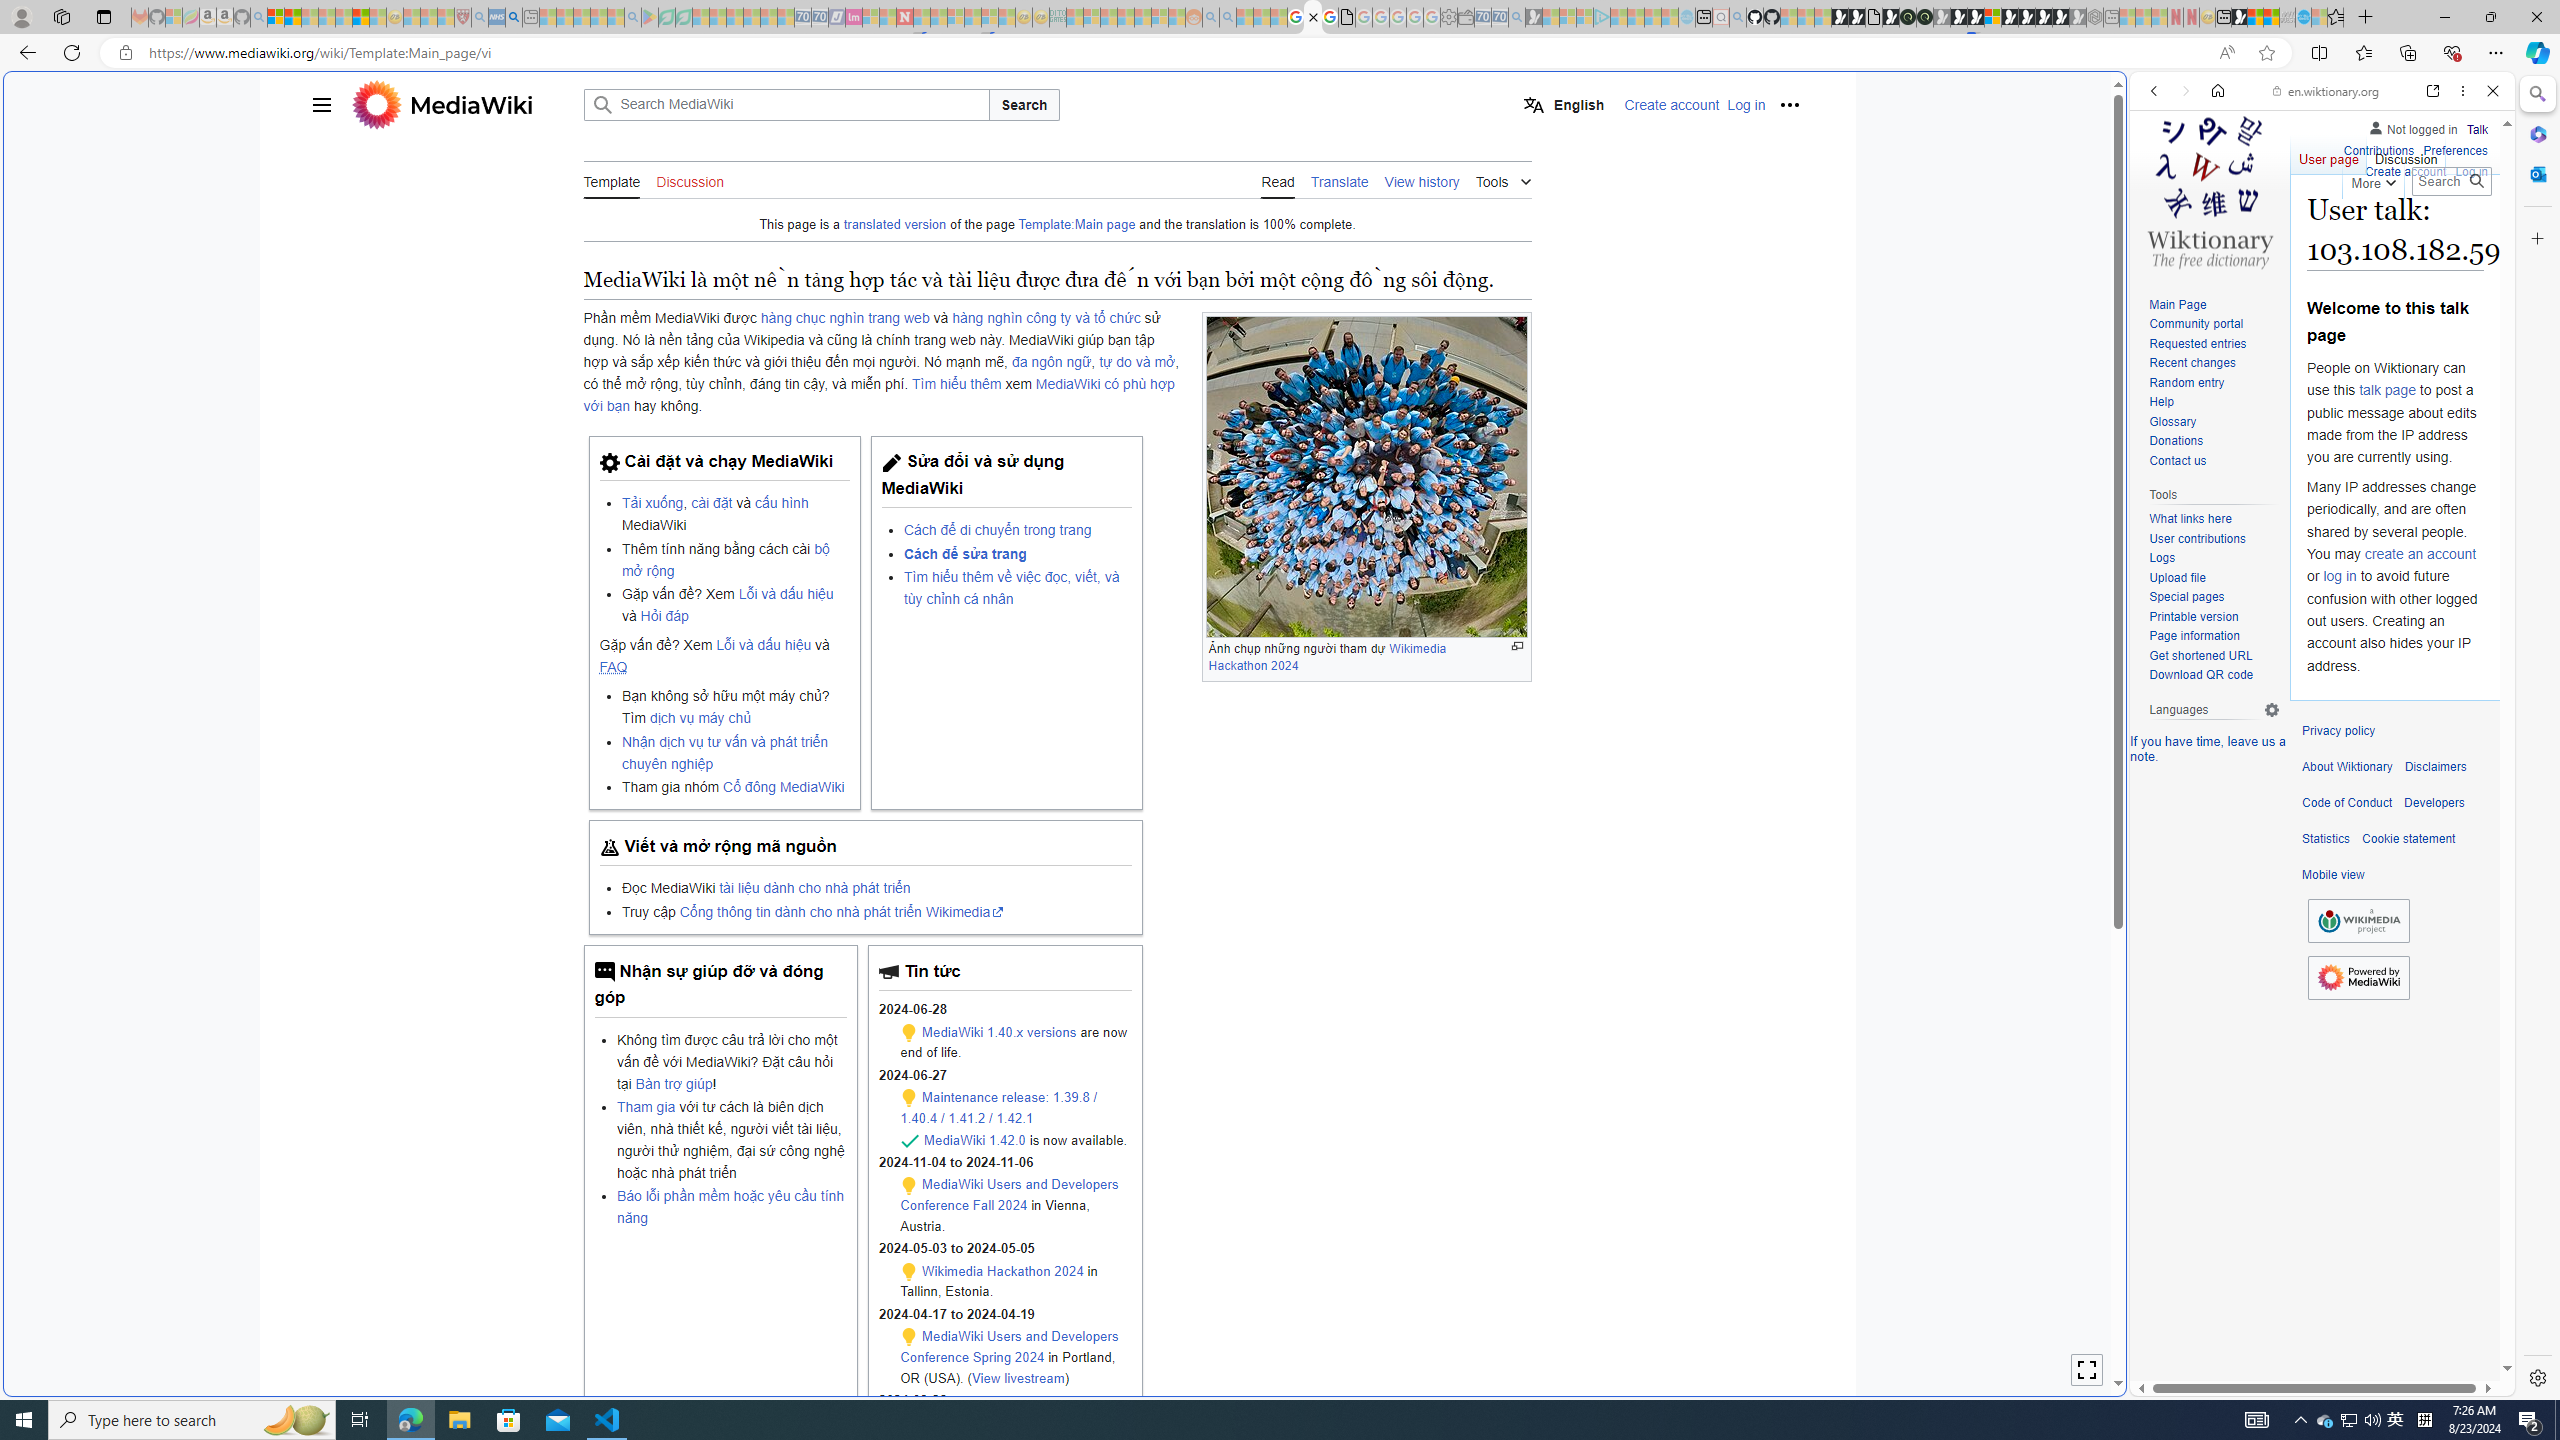 The width and height of the screenshot is (2560, 1440). What do you see at coordinates (611, 180) in the screenshot?
I see `'Template'` at bounding box center [611, 180].